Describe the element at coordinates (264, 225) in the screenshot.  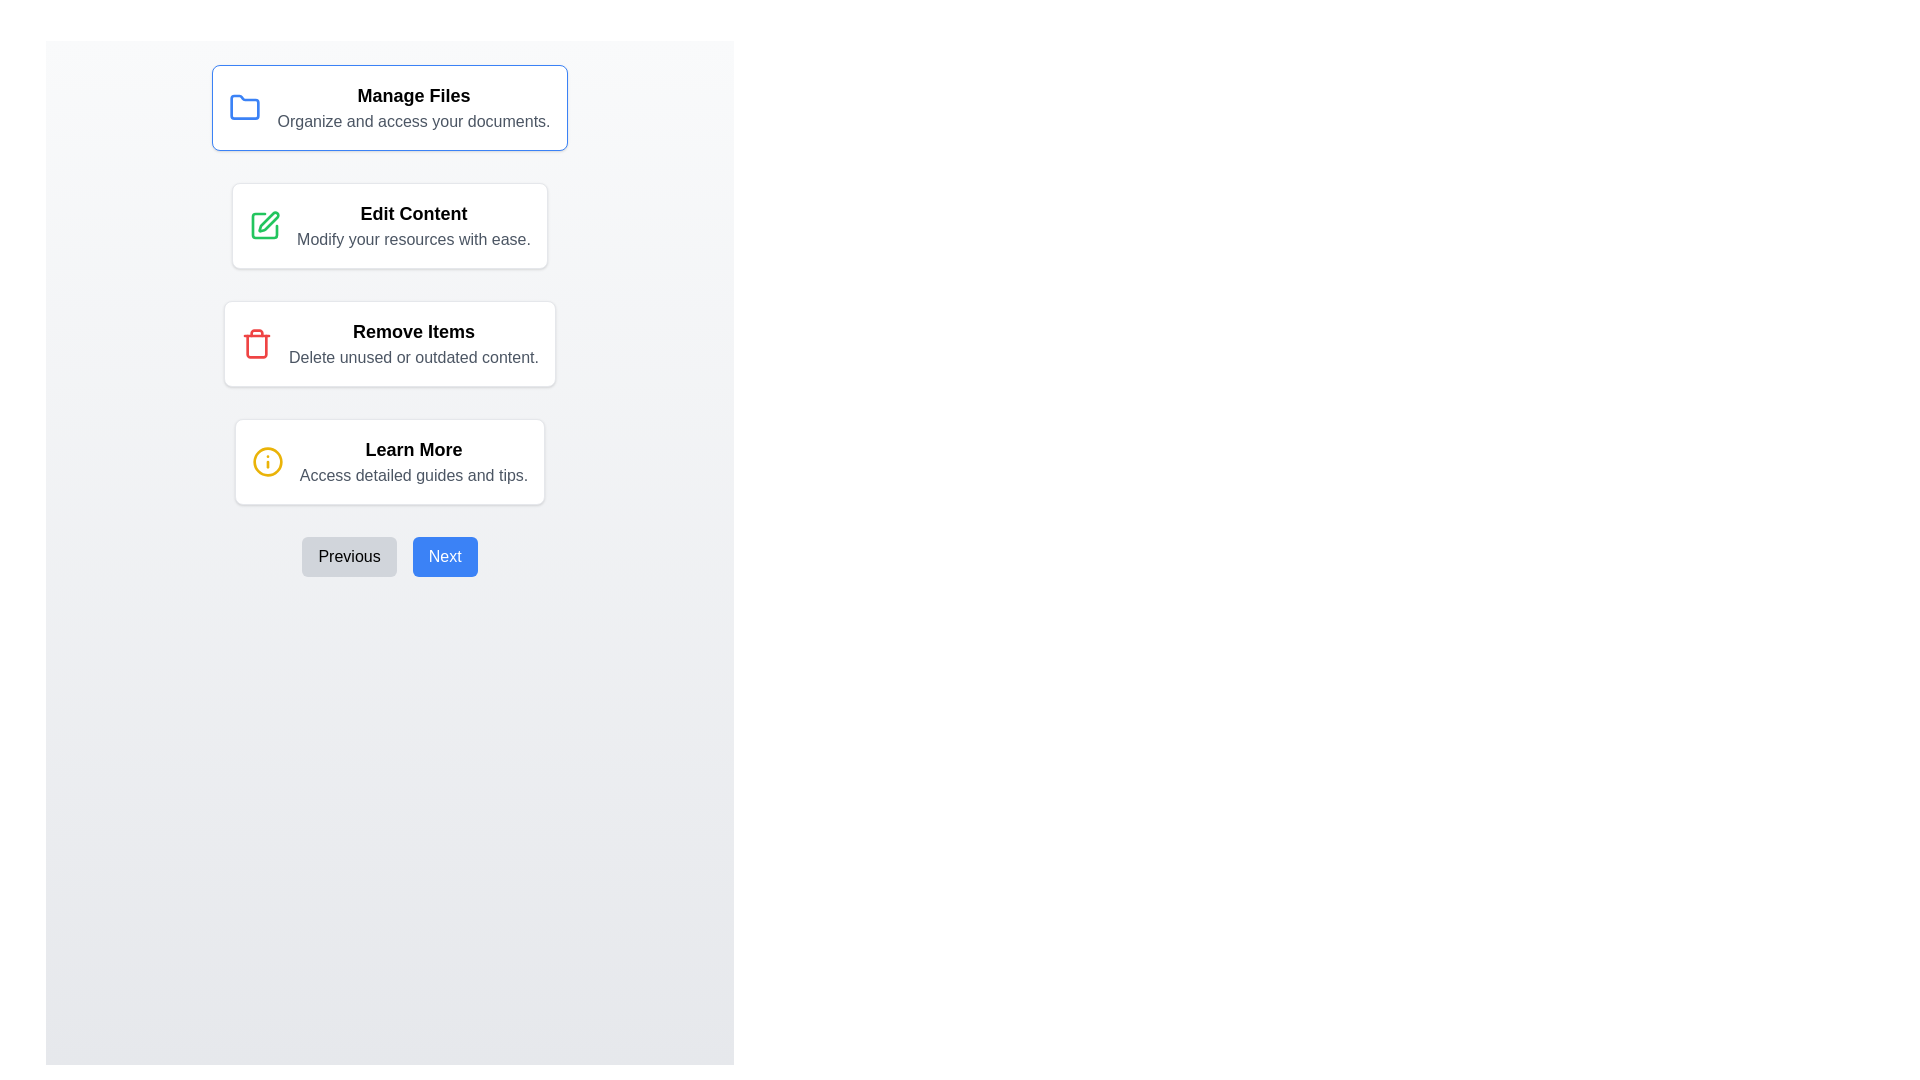
I see `the editing icon located in the 'Edit Content' section` at that location.